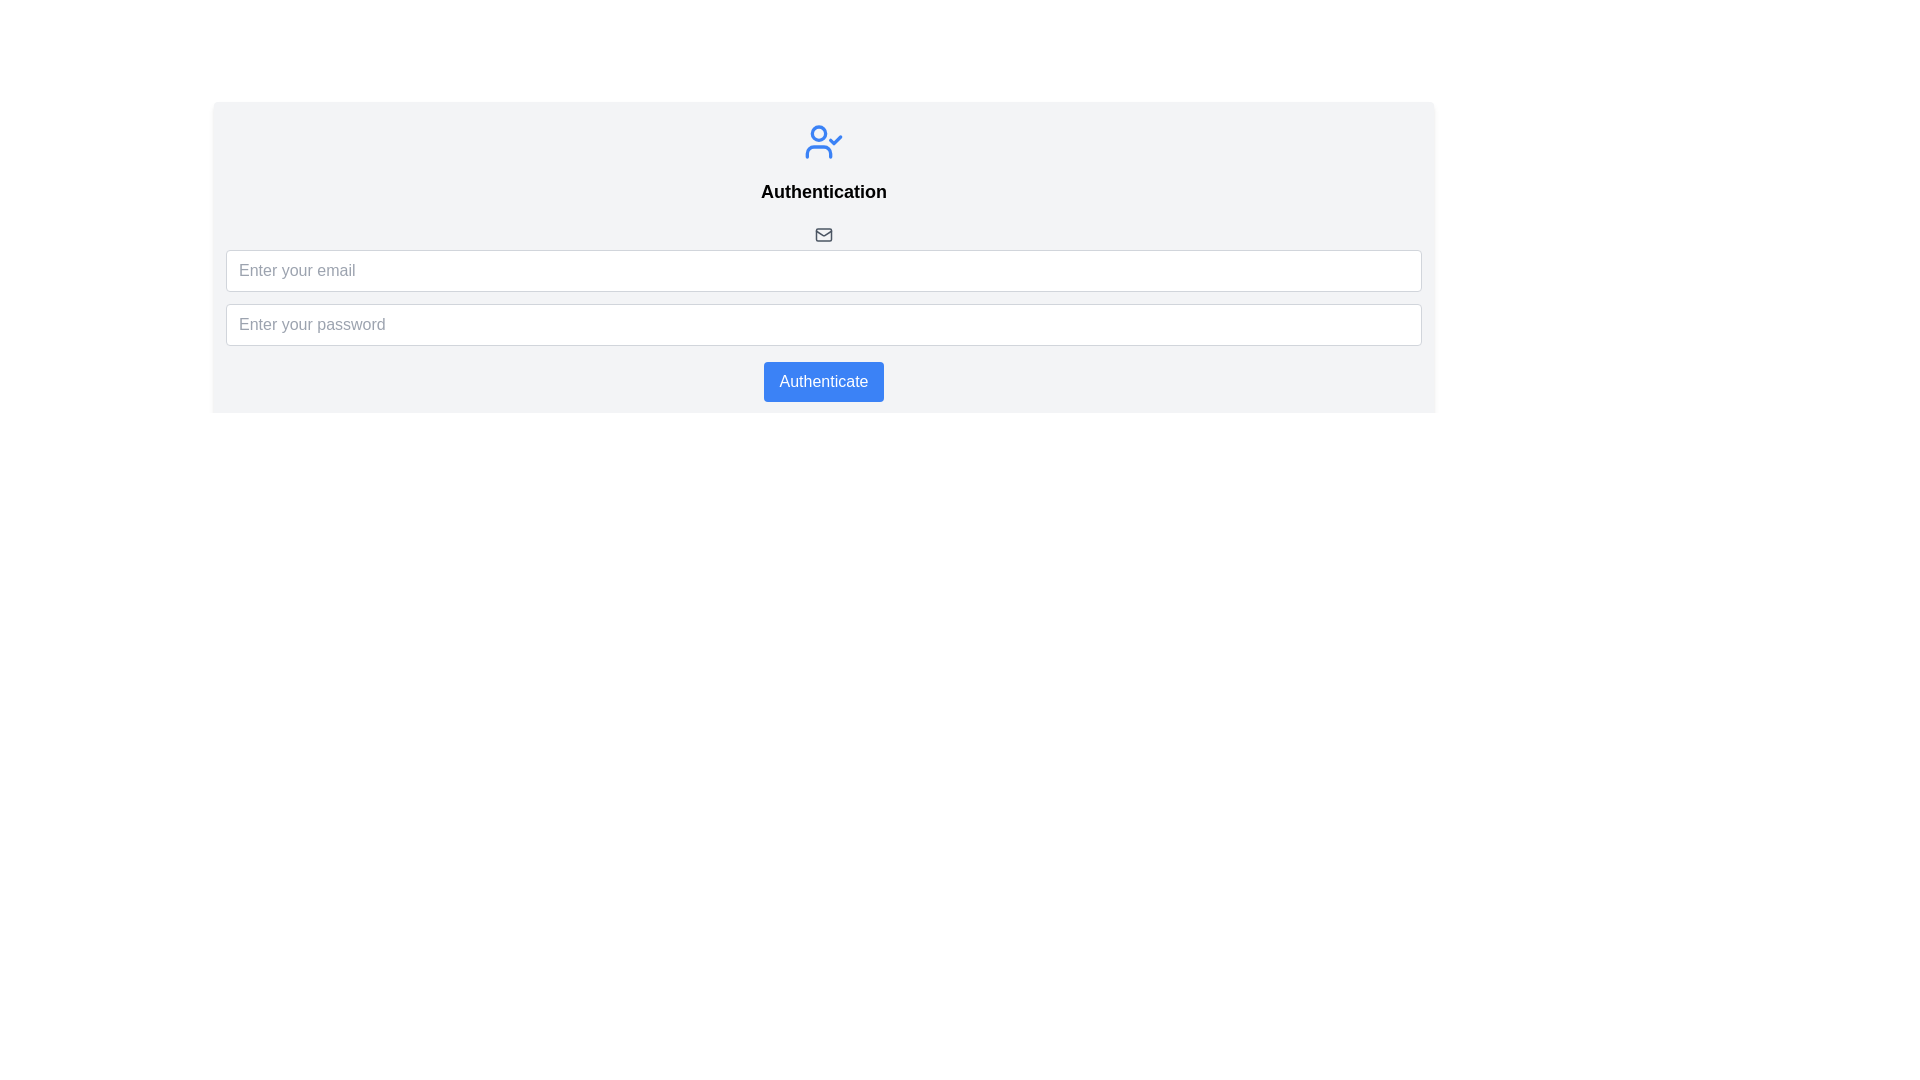  Describe the element at coordinates (824, 381) in the screenshot. I see `the 'Authenticate' button, which is a rectangular button with a blue background and white text, centrally aligned at the bottom of the authentication form` at that location.